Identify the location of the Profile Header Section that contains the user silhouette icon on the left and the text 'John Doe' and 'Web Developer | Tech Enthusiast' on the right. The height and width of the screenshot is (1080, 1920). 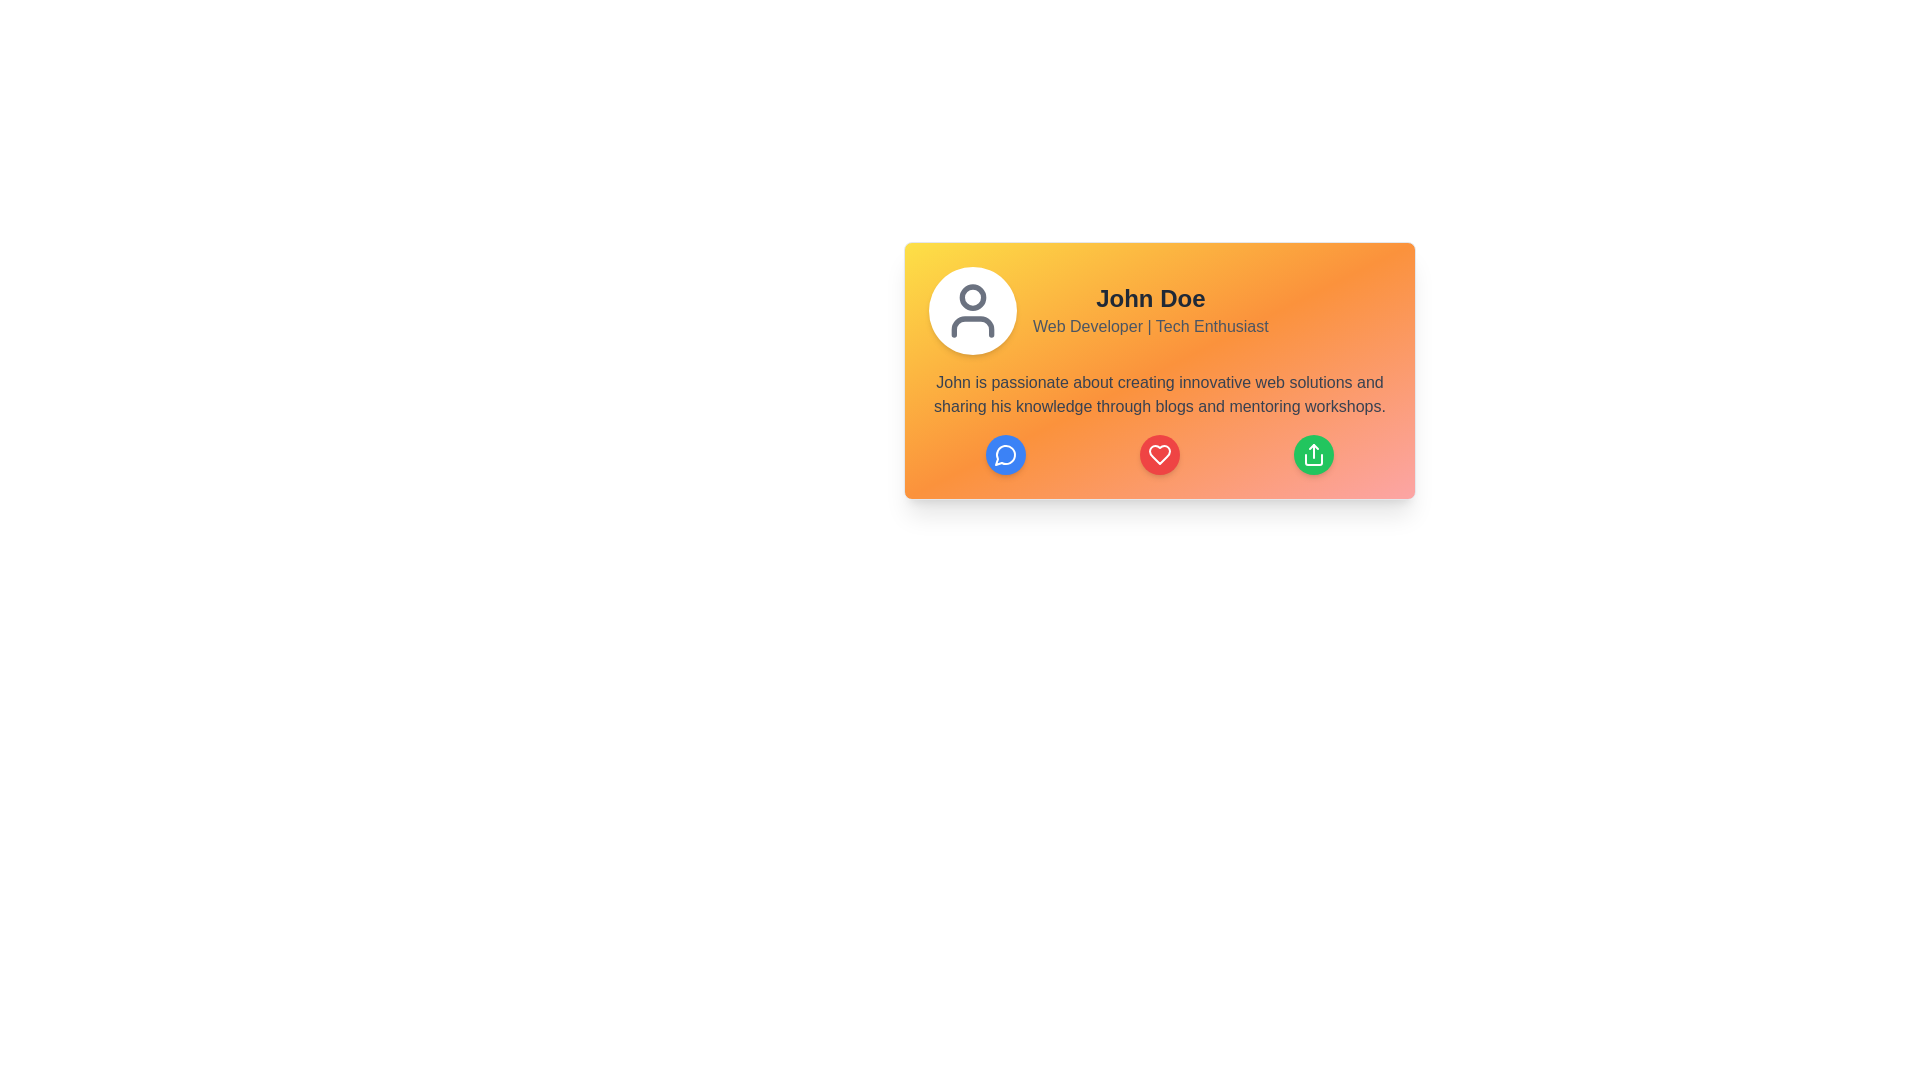
(1160, 311).